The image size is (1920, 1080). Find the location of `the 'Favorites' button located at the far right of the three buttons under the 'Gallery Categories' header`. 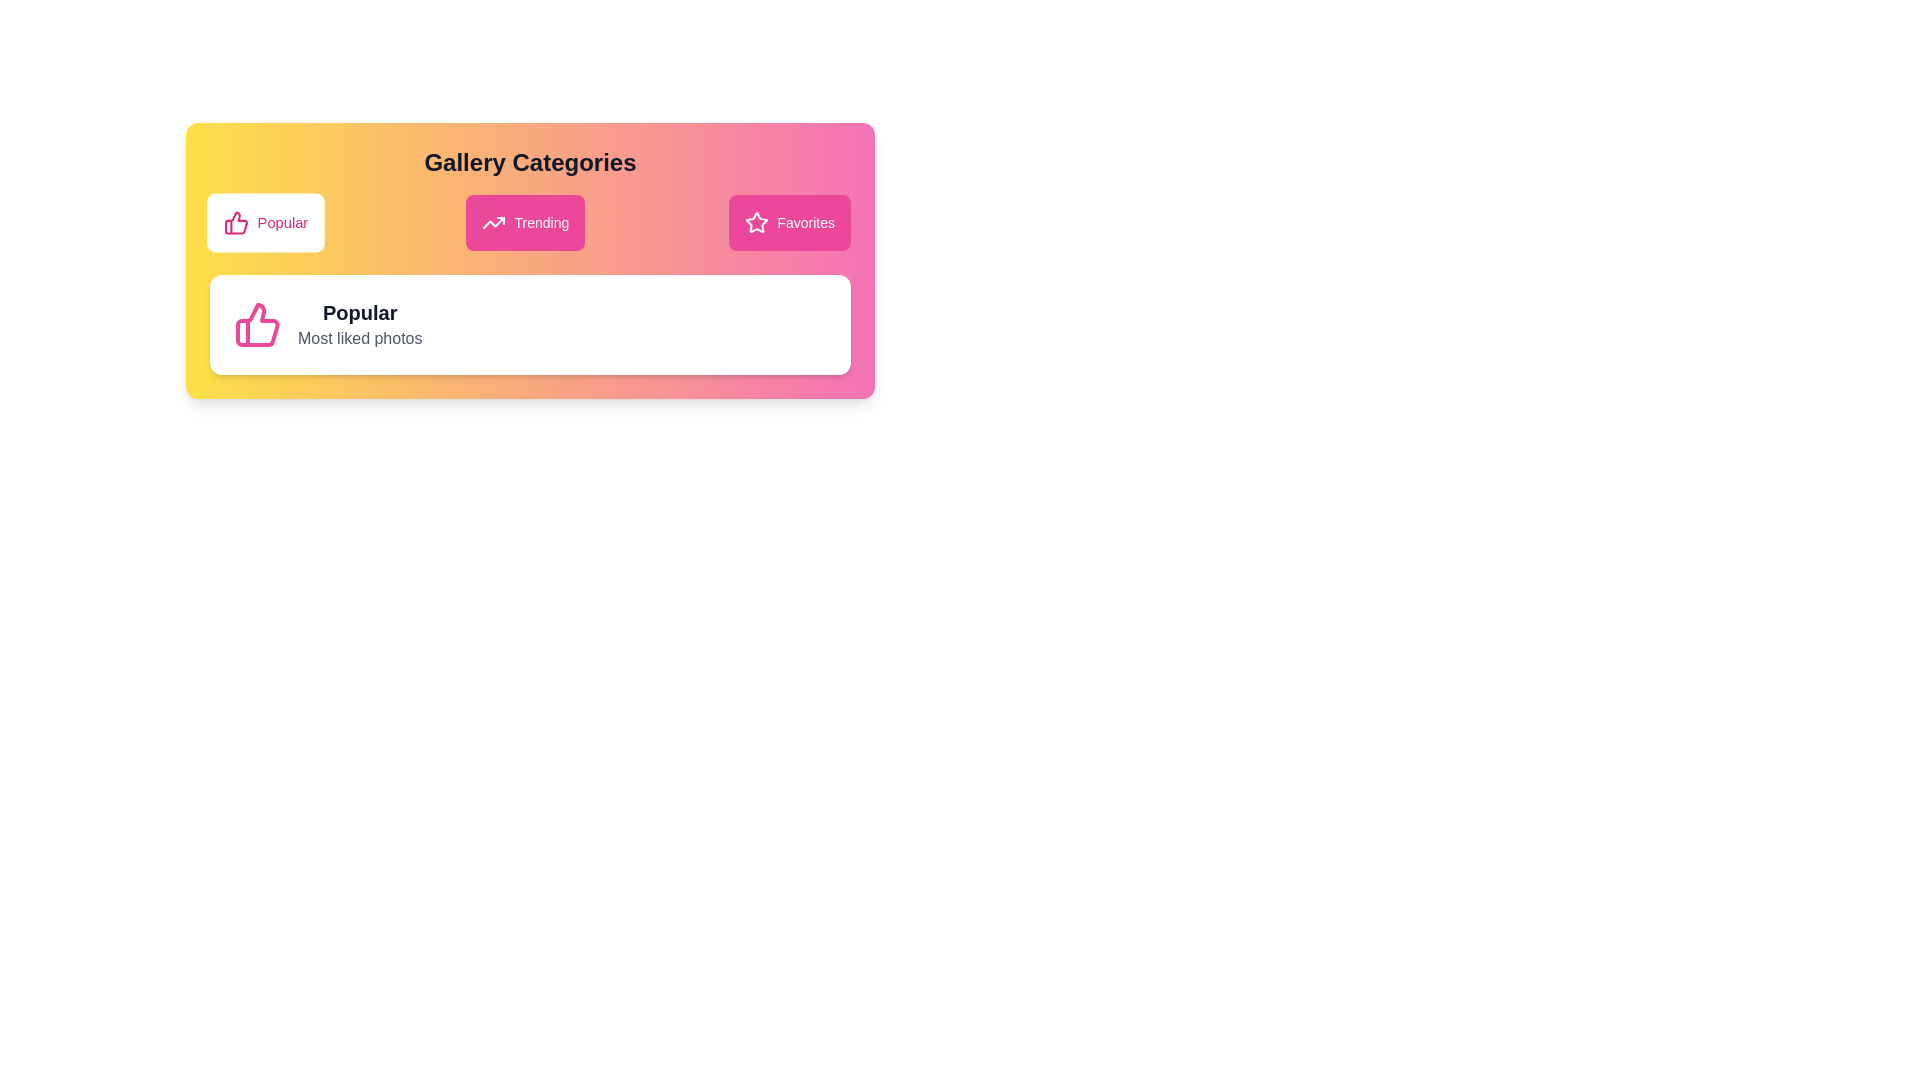

the 'Favorites' button located at the far right of the three buttons under the 'Gallery Categories' header is located at coordinates (789, 223).